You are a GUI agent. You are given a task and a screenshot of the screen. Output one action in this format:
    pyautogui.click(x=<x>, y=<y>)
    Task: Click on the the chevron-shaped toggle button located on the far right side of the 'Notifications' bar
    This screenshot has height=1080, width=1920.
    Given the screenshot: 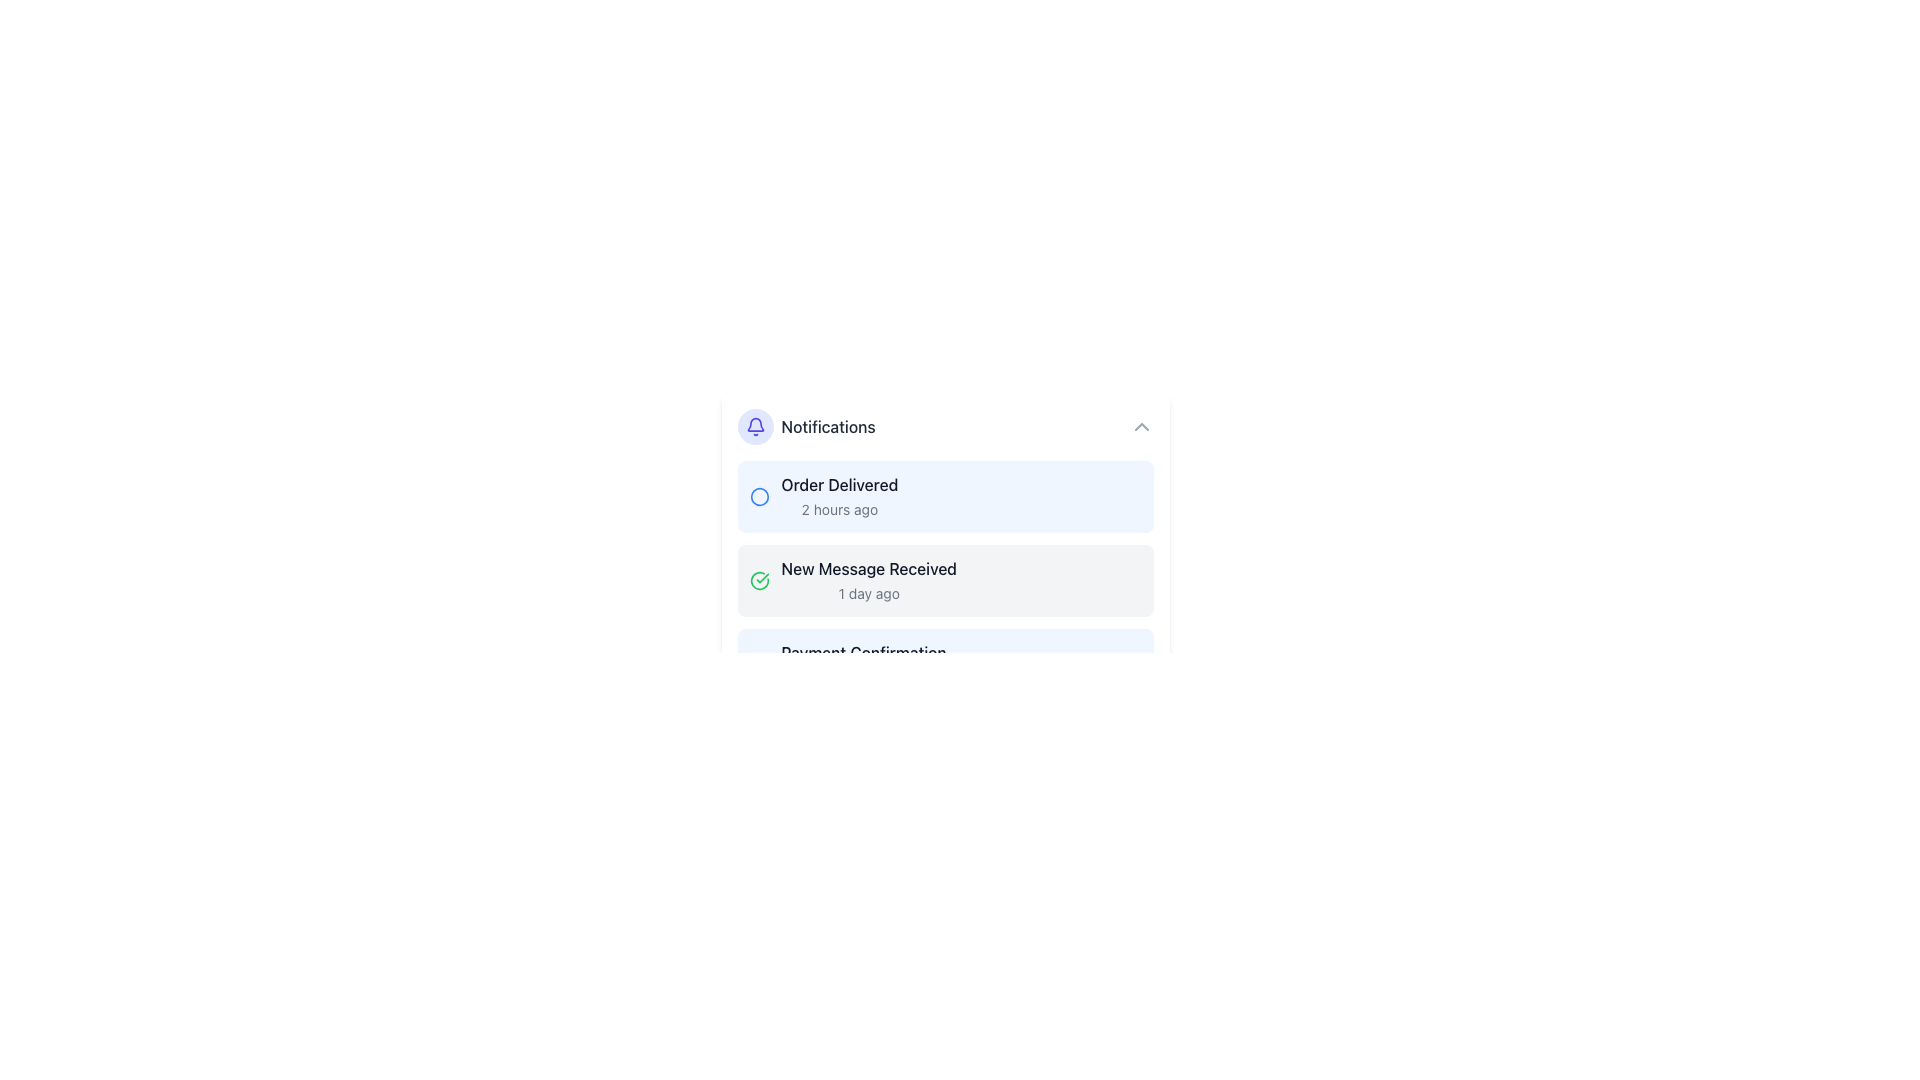 What is the action you would take?
    pyautogui.click(x=1141, y=426)
    